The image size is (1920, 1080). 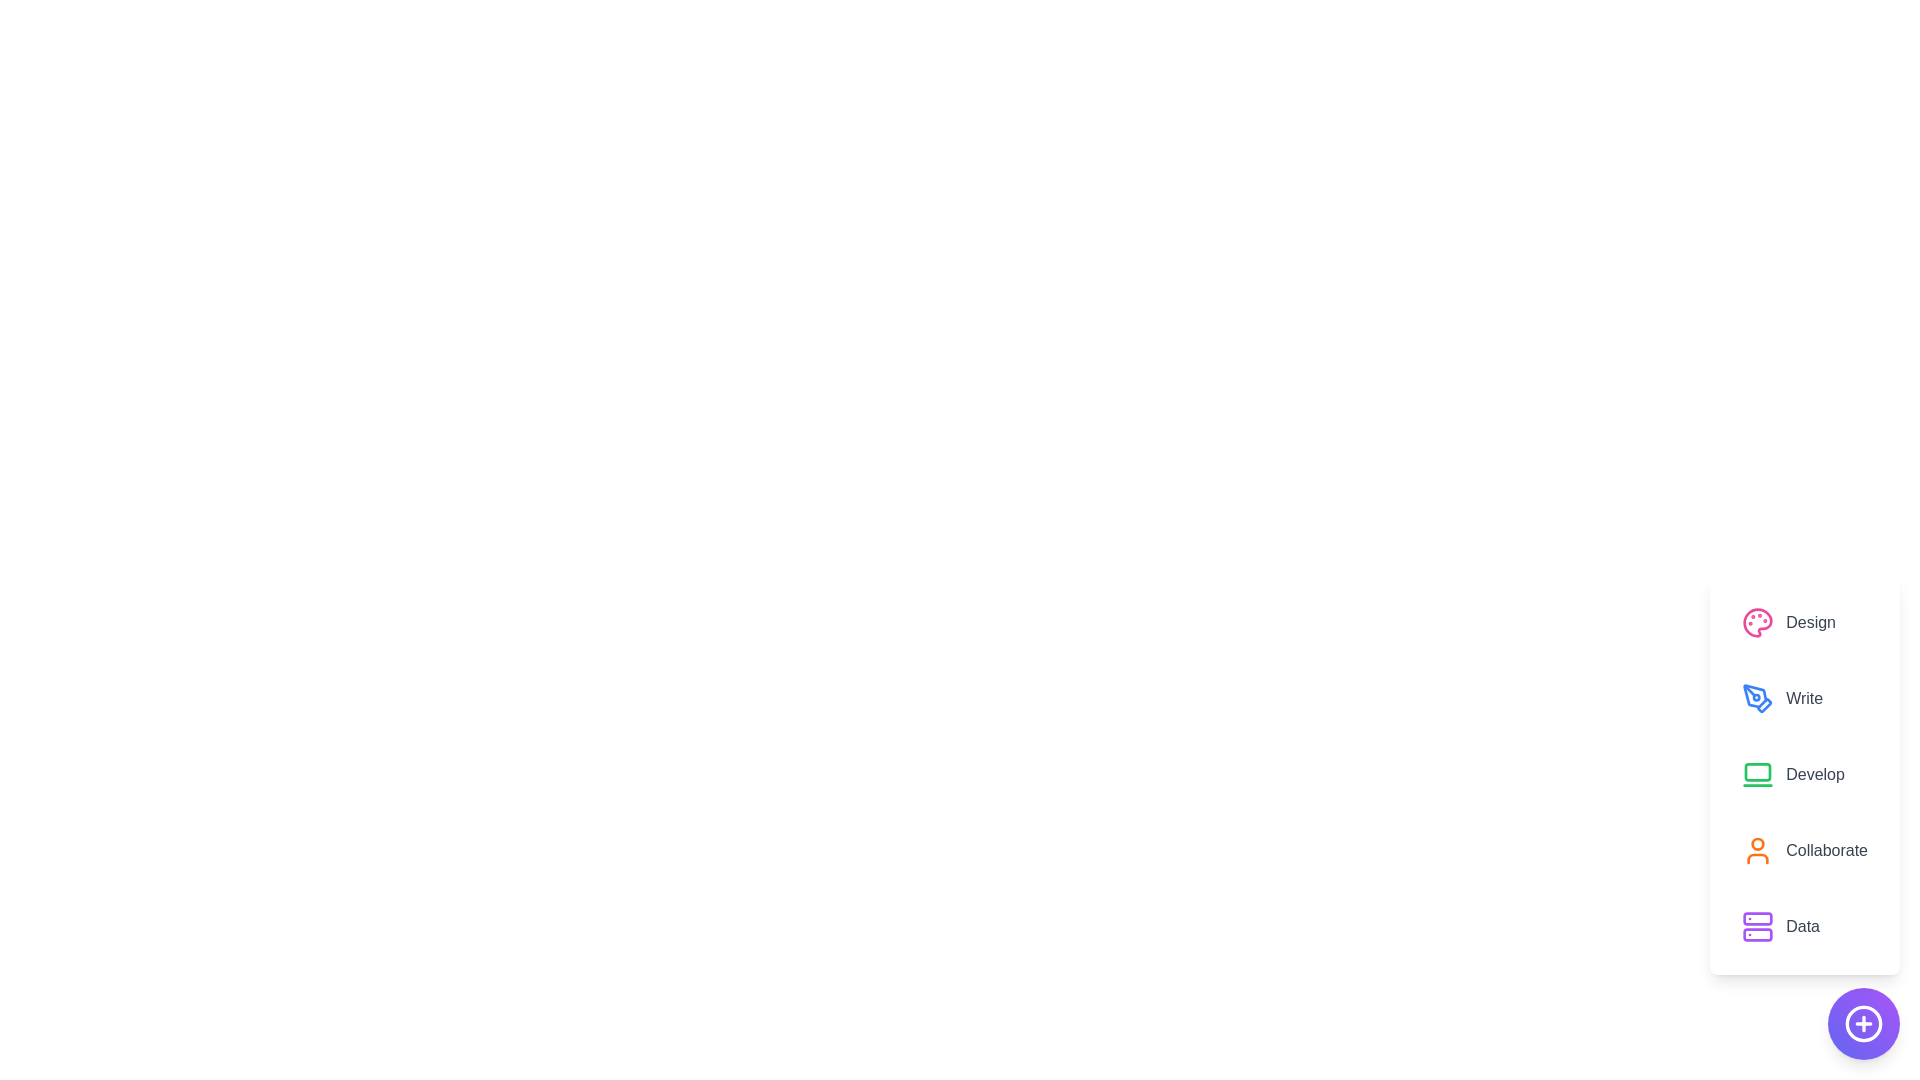 I want to click on the option Design from the displayed options, so click(x=1804, y=622).